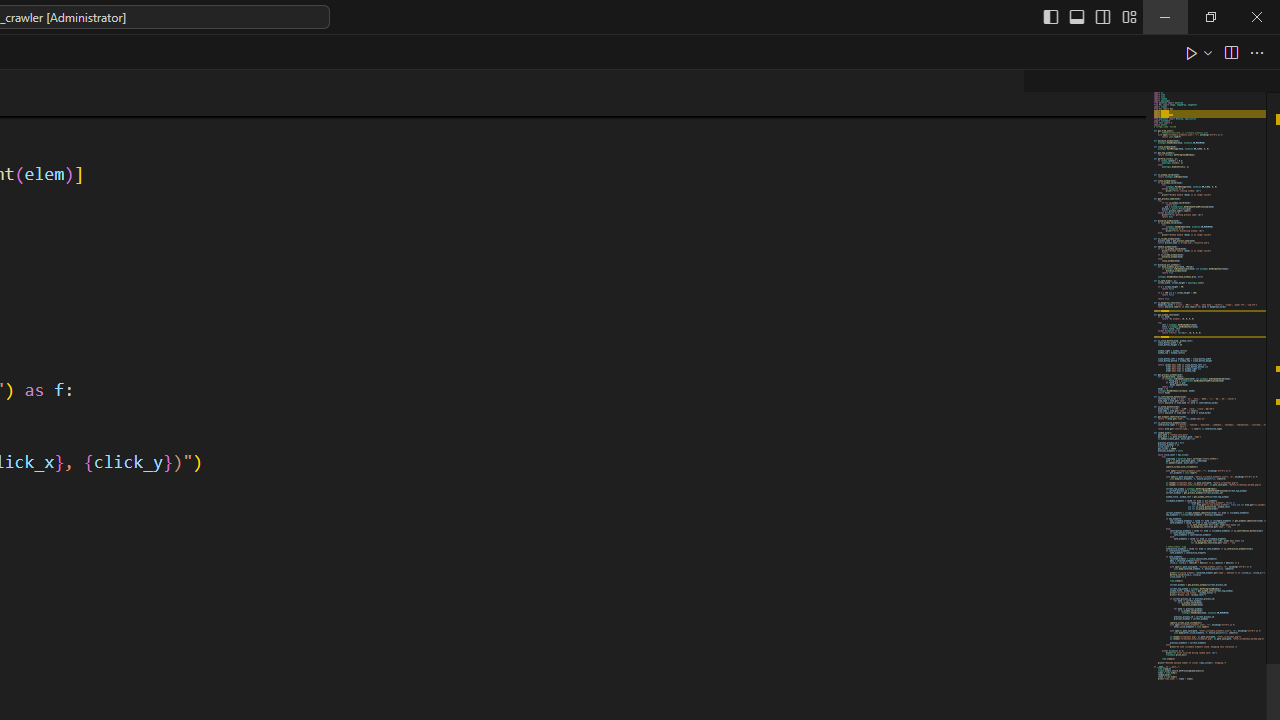 This screenshot has width=1280, height=720. Describe the element at coordinates (1088, 16) in the screenshot. I see `'Title actions'` at that location.